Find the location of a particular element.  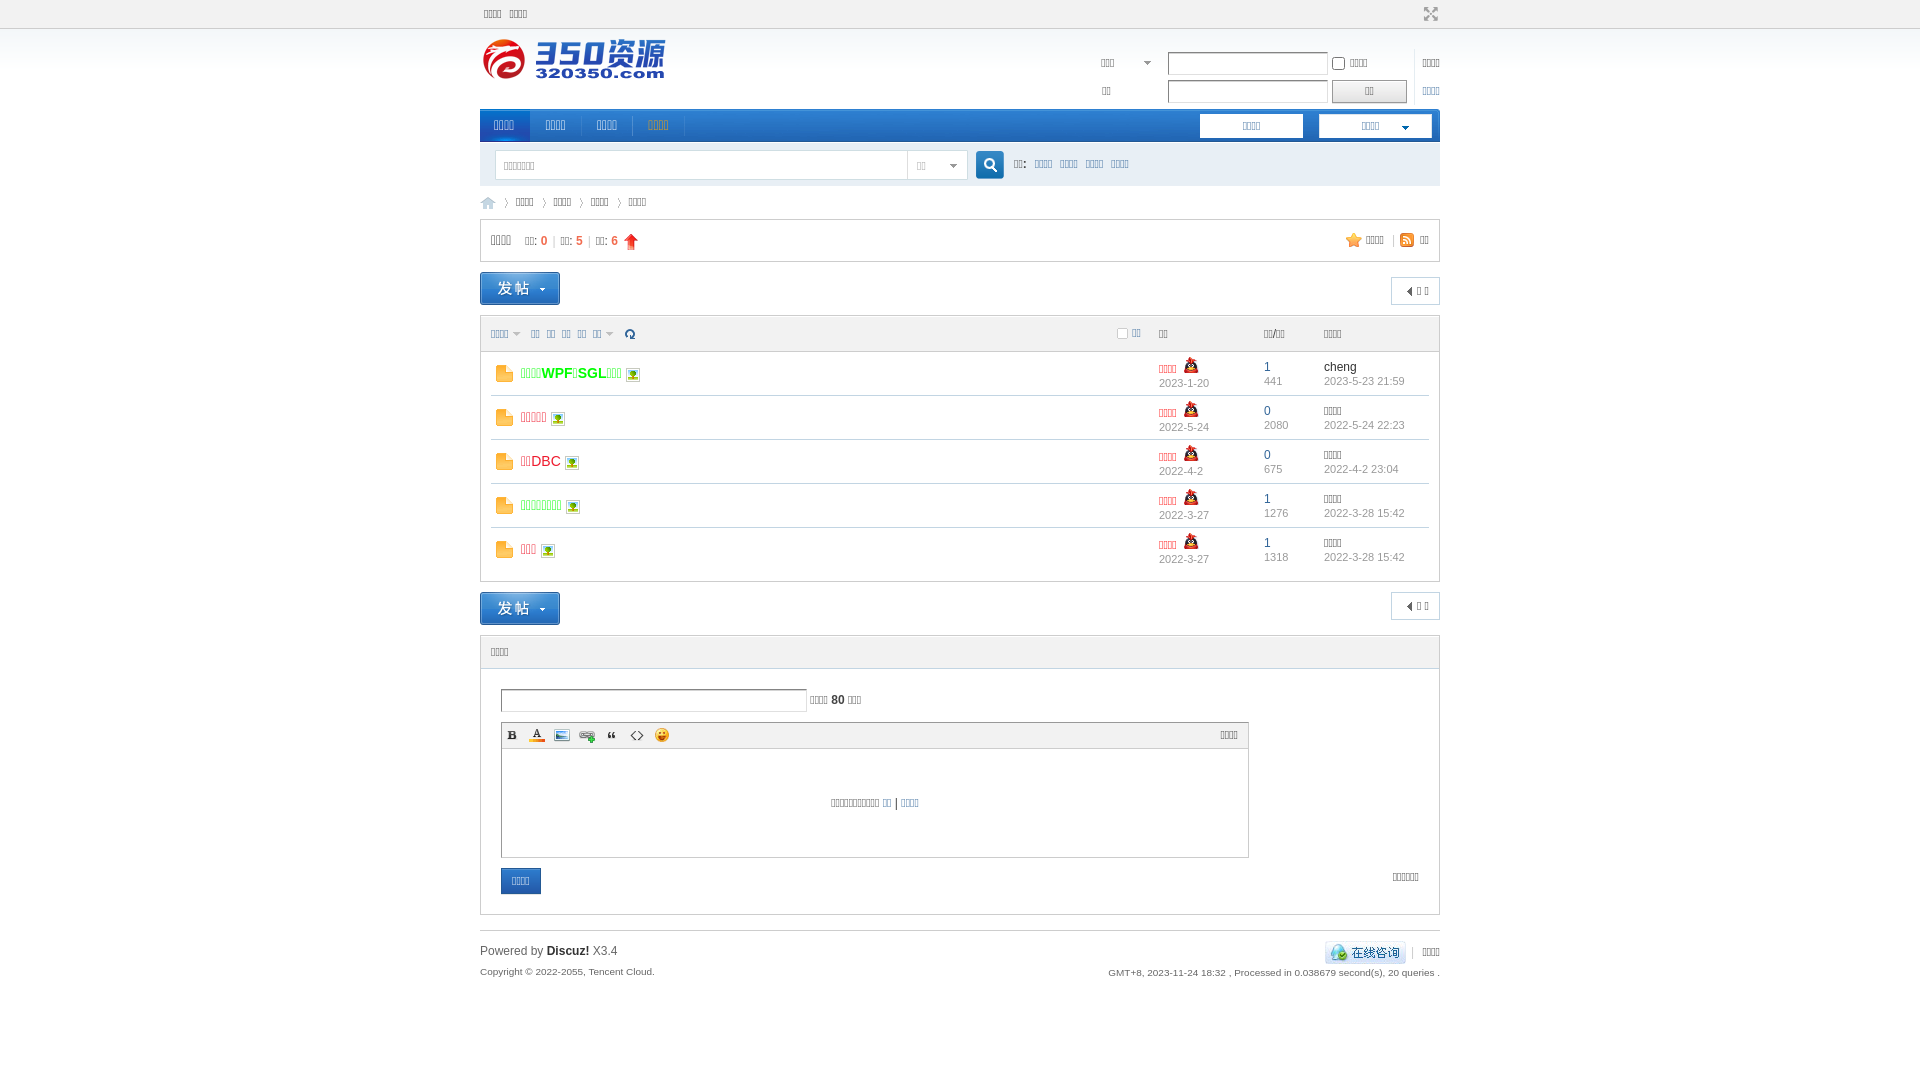

'QQ' is located at coordinates (1364, 951).